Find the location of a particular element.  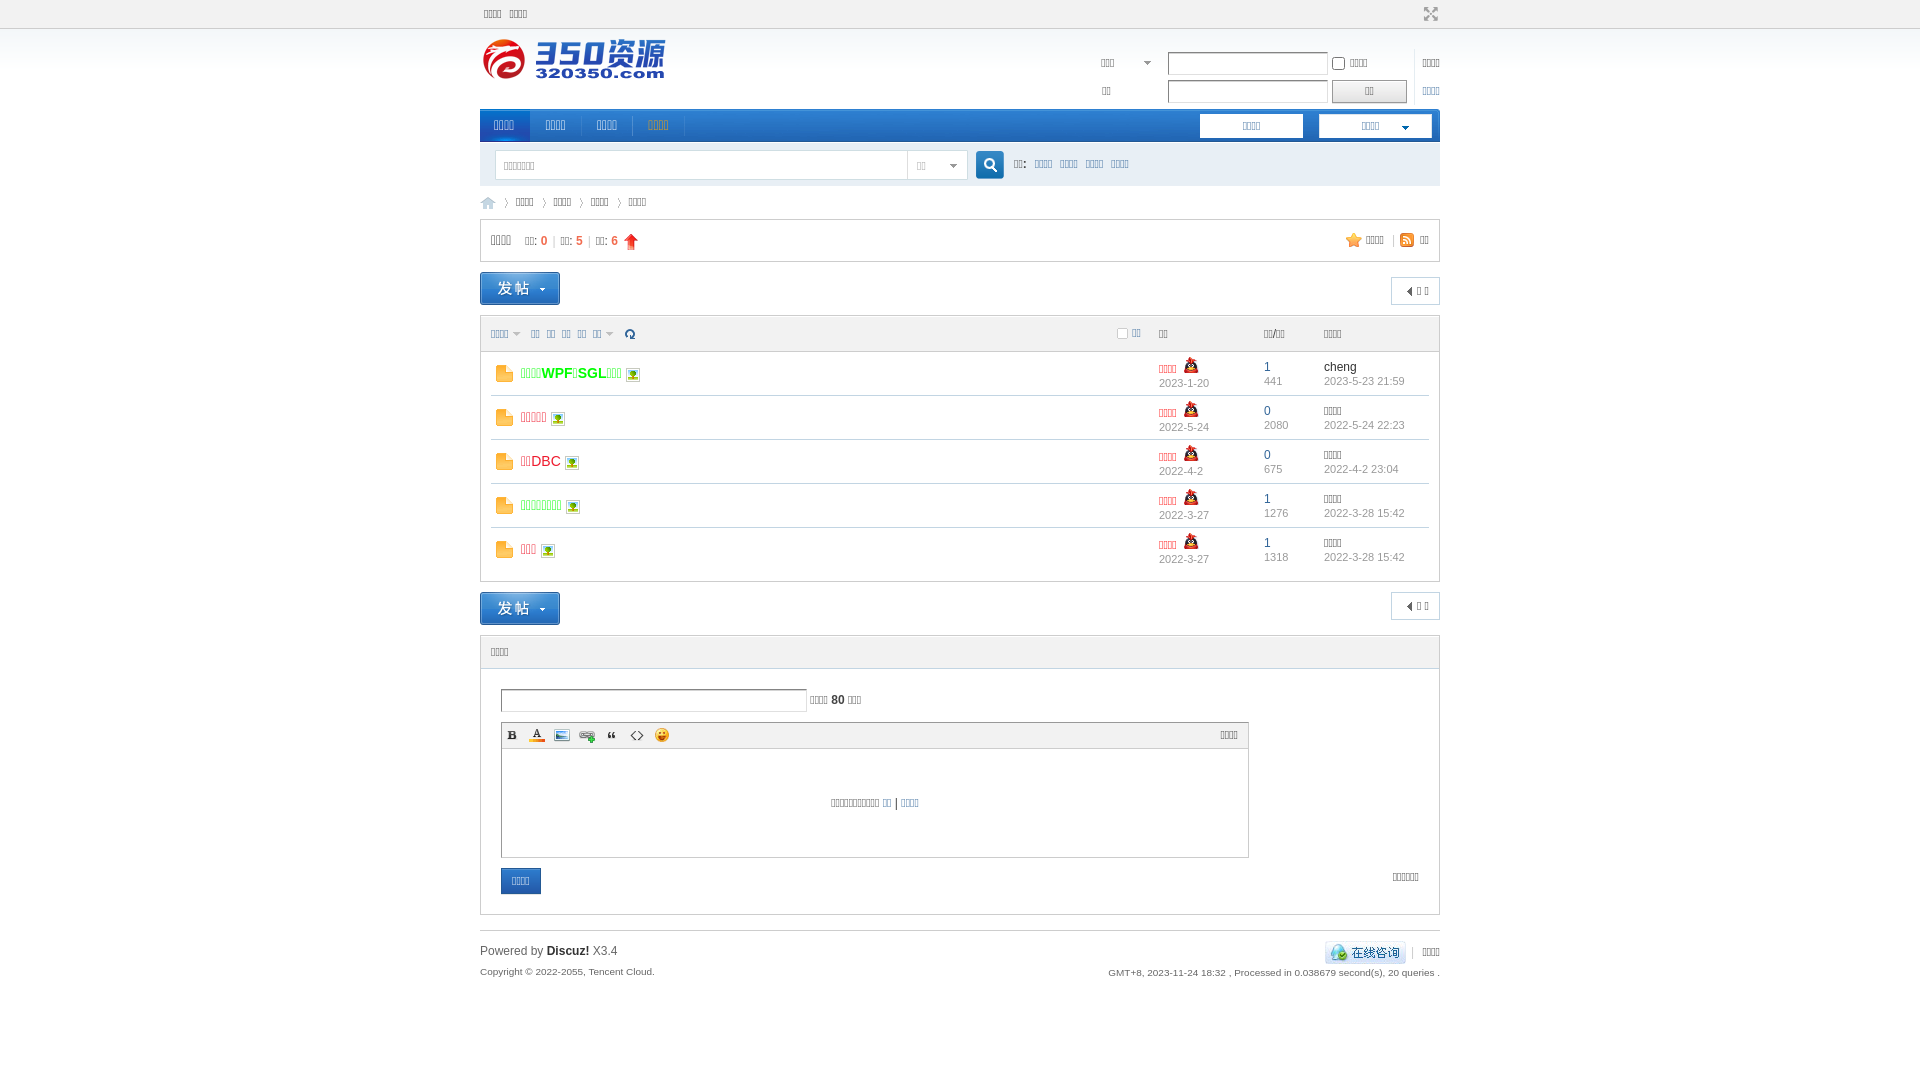

'QQ' is located at coordinates (1364, 951).